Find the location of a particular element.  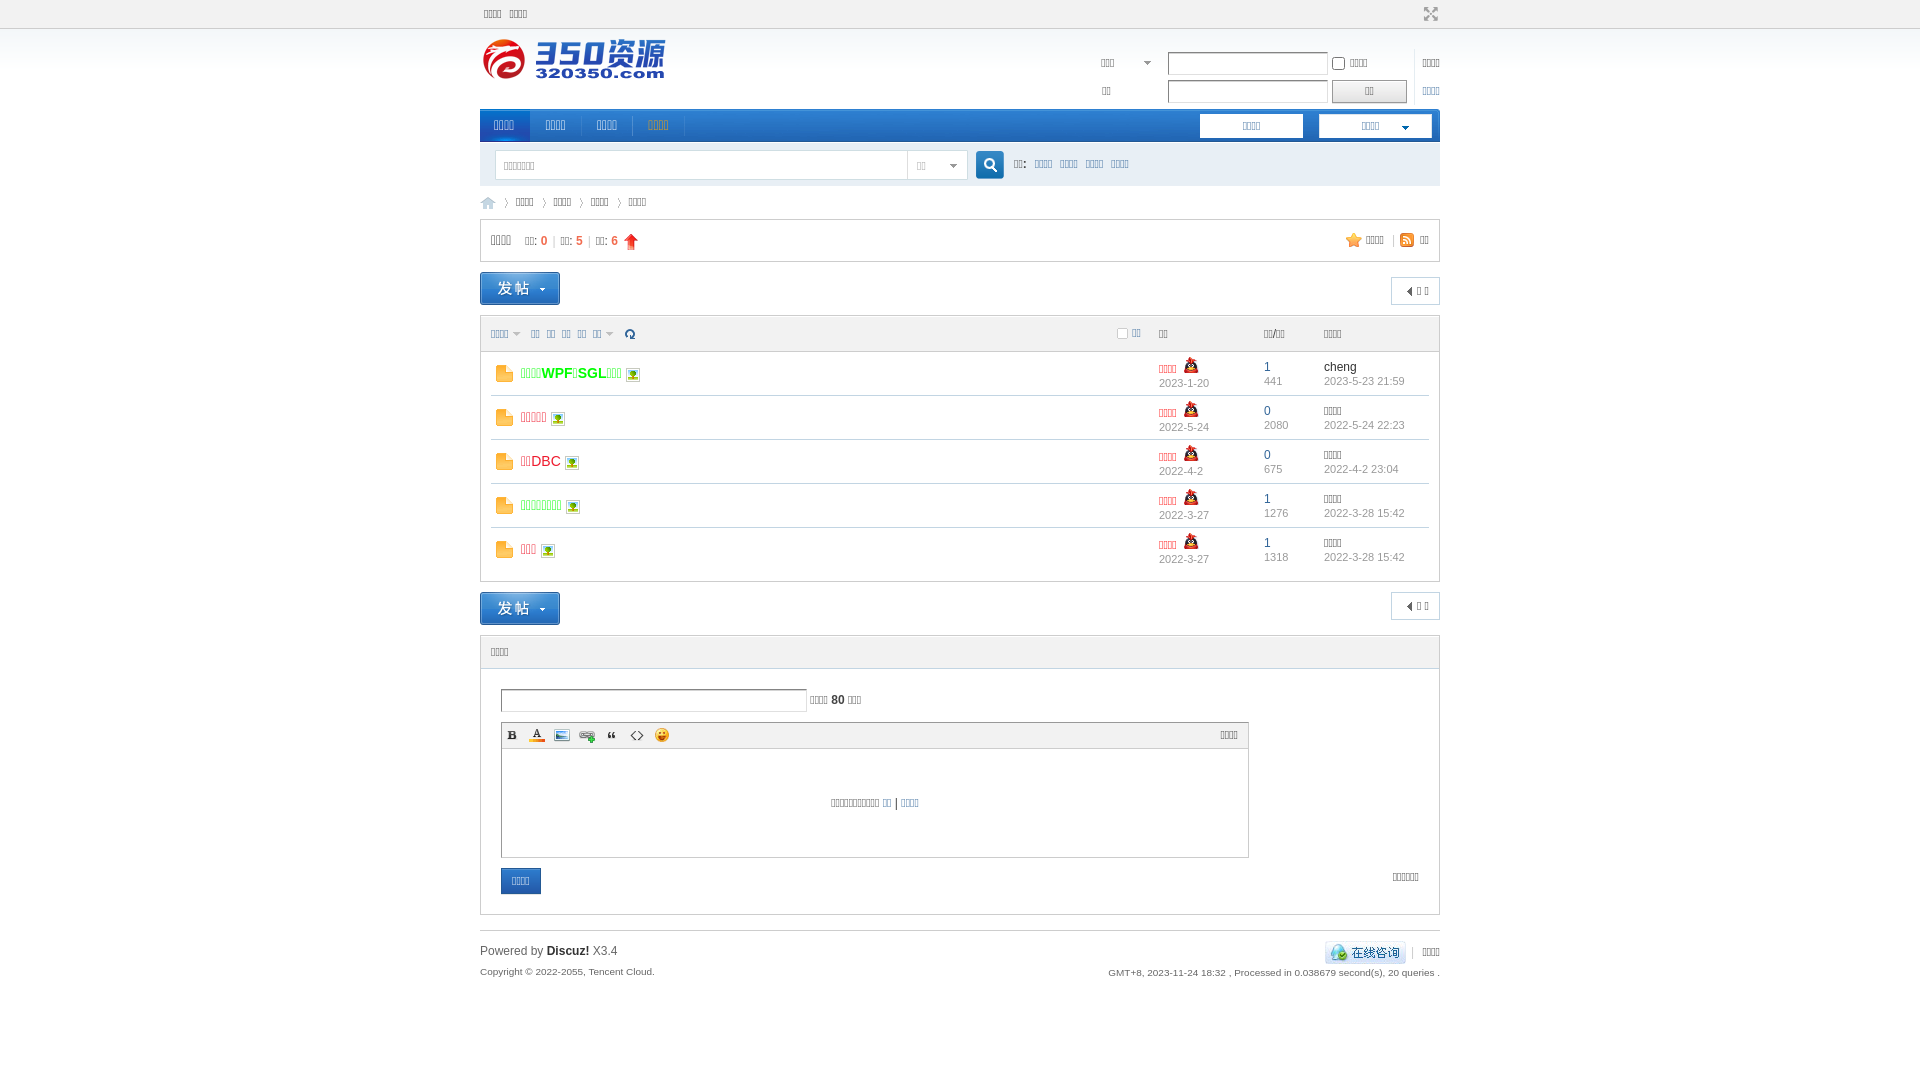

'QQ' is located at coordinates (1364, 951).